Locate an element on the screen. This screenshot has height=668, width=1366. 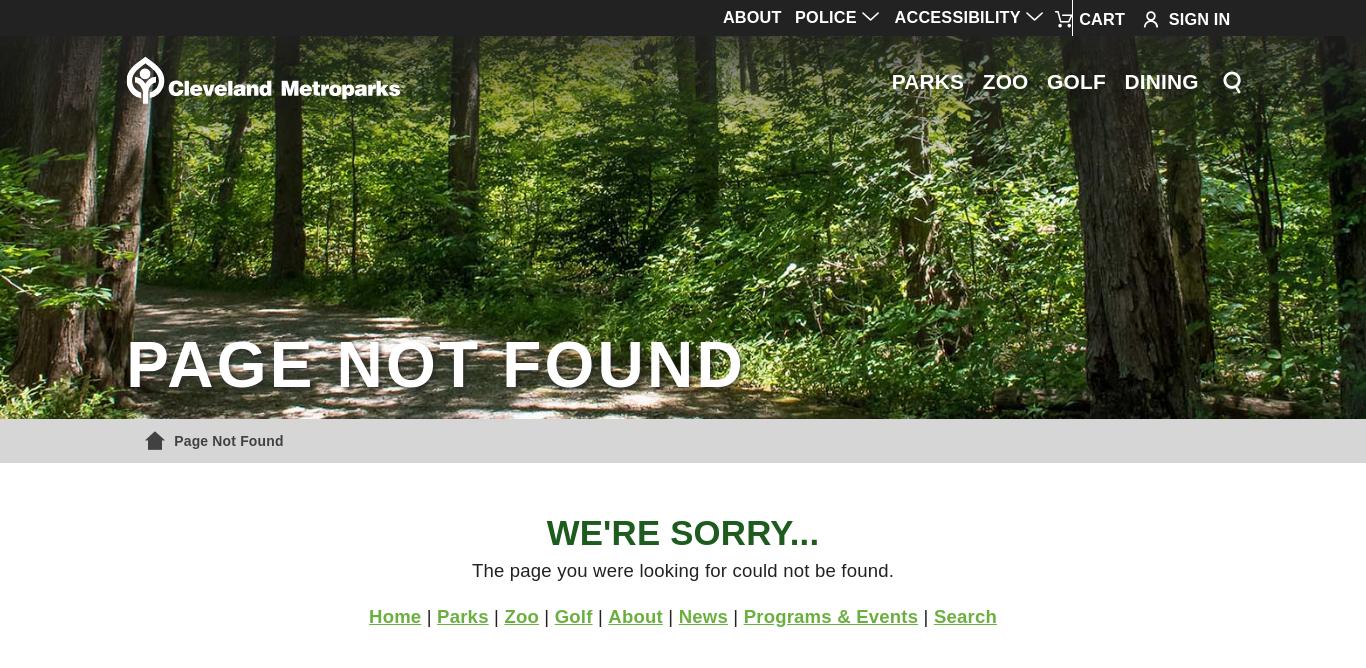
'The page you were looking for could not be found.' is located at coordinates (470, 569).